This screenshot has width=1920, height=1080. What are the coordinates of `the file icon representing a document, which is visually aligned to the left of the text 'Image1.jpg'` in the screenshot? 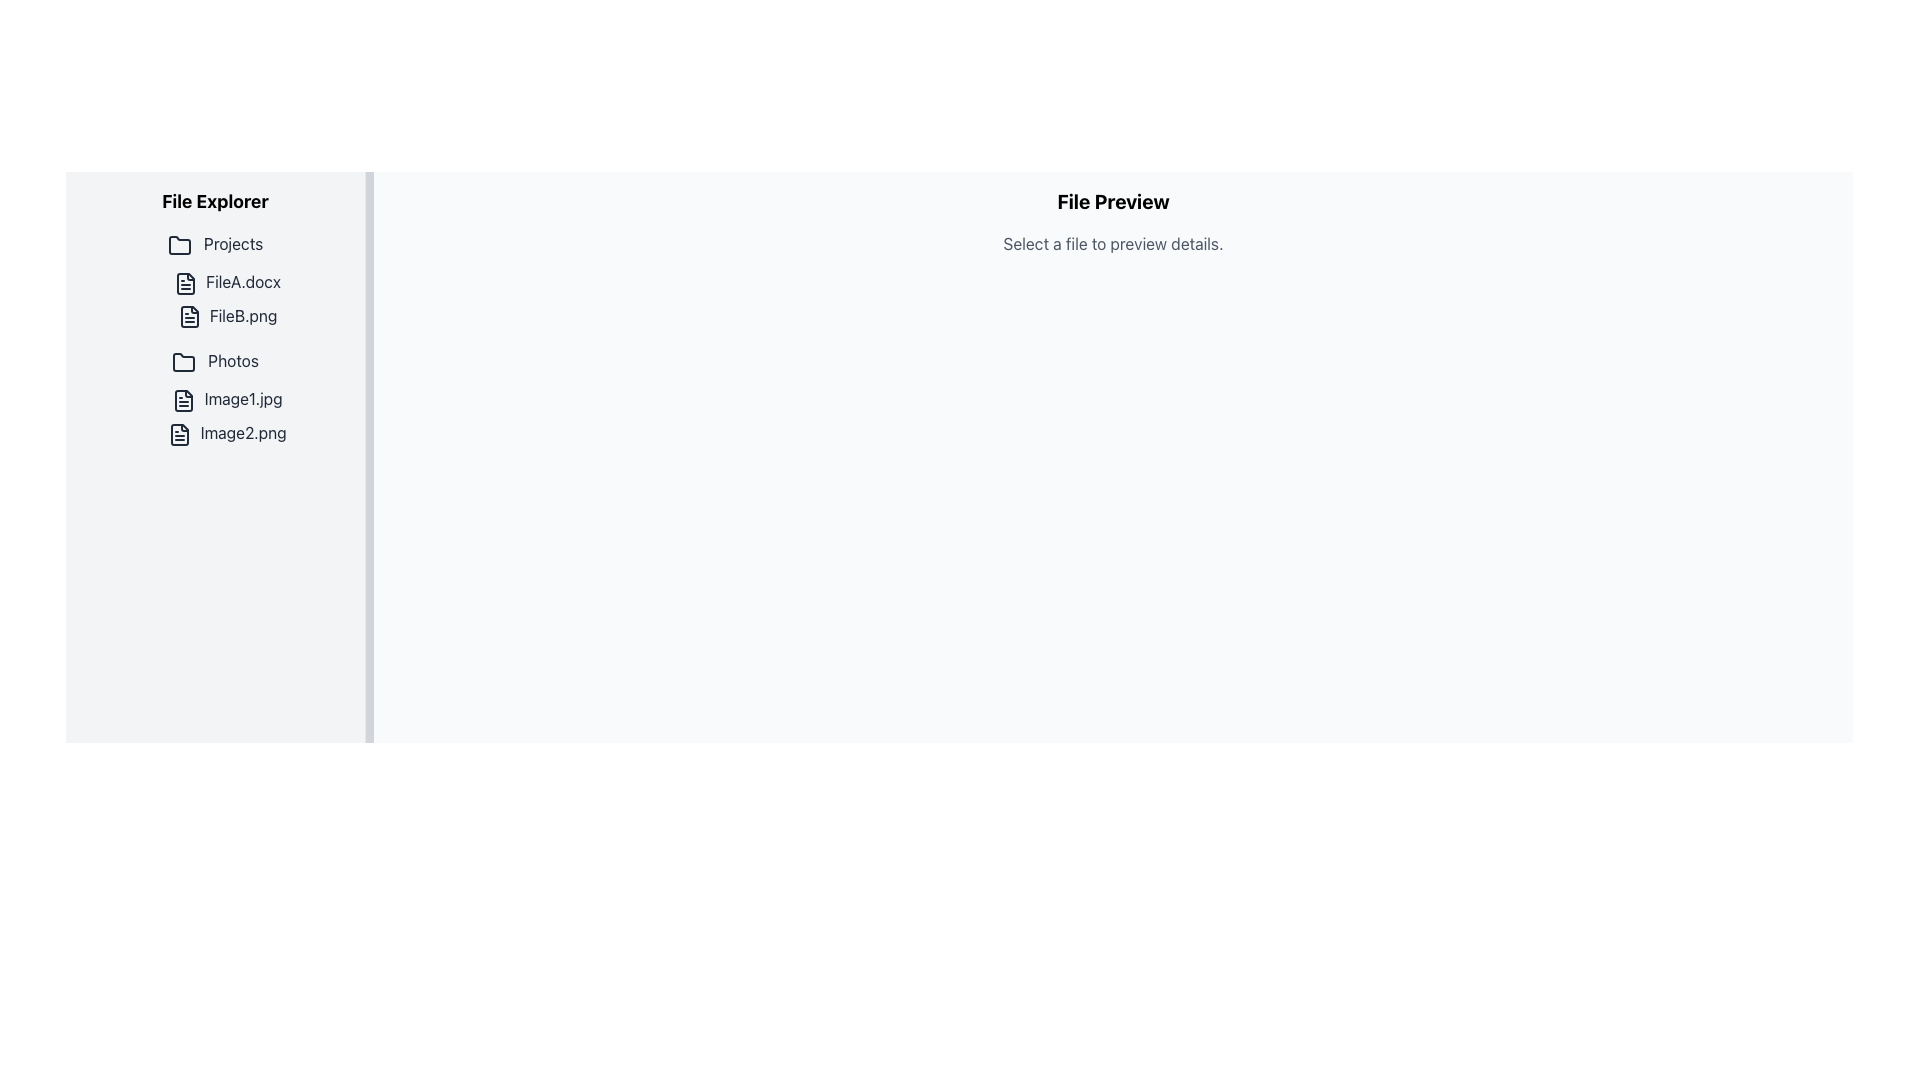 It's located at (184, 400).